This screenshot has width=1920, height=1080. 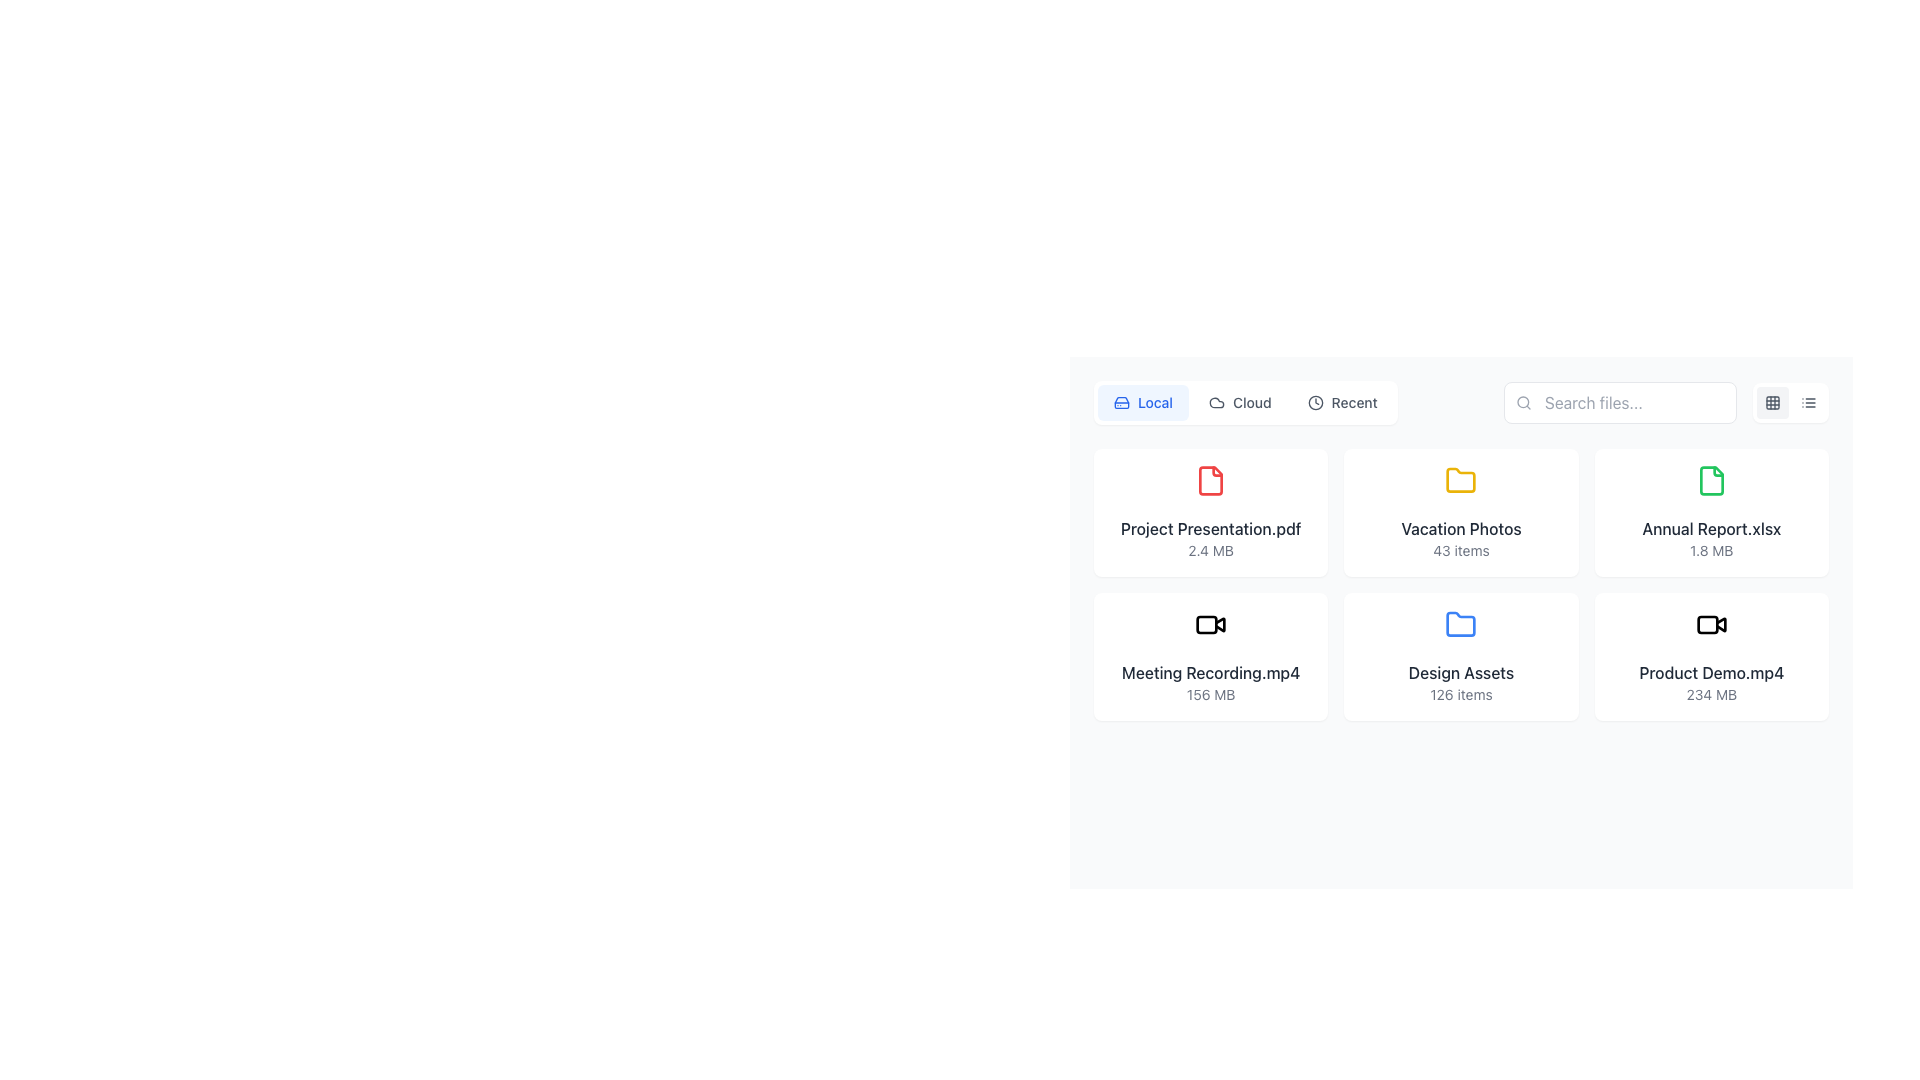 What do you see at coordinates (1620, 402) in the screenshot?
I see `the search input field with a magnifying glass icon and placeholder text 'Search files...'` at bounding box center [1620, 402].